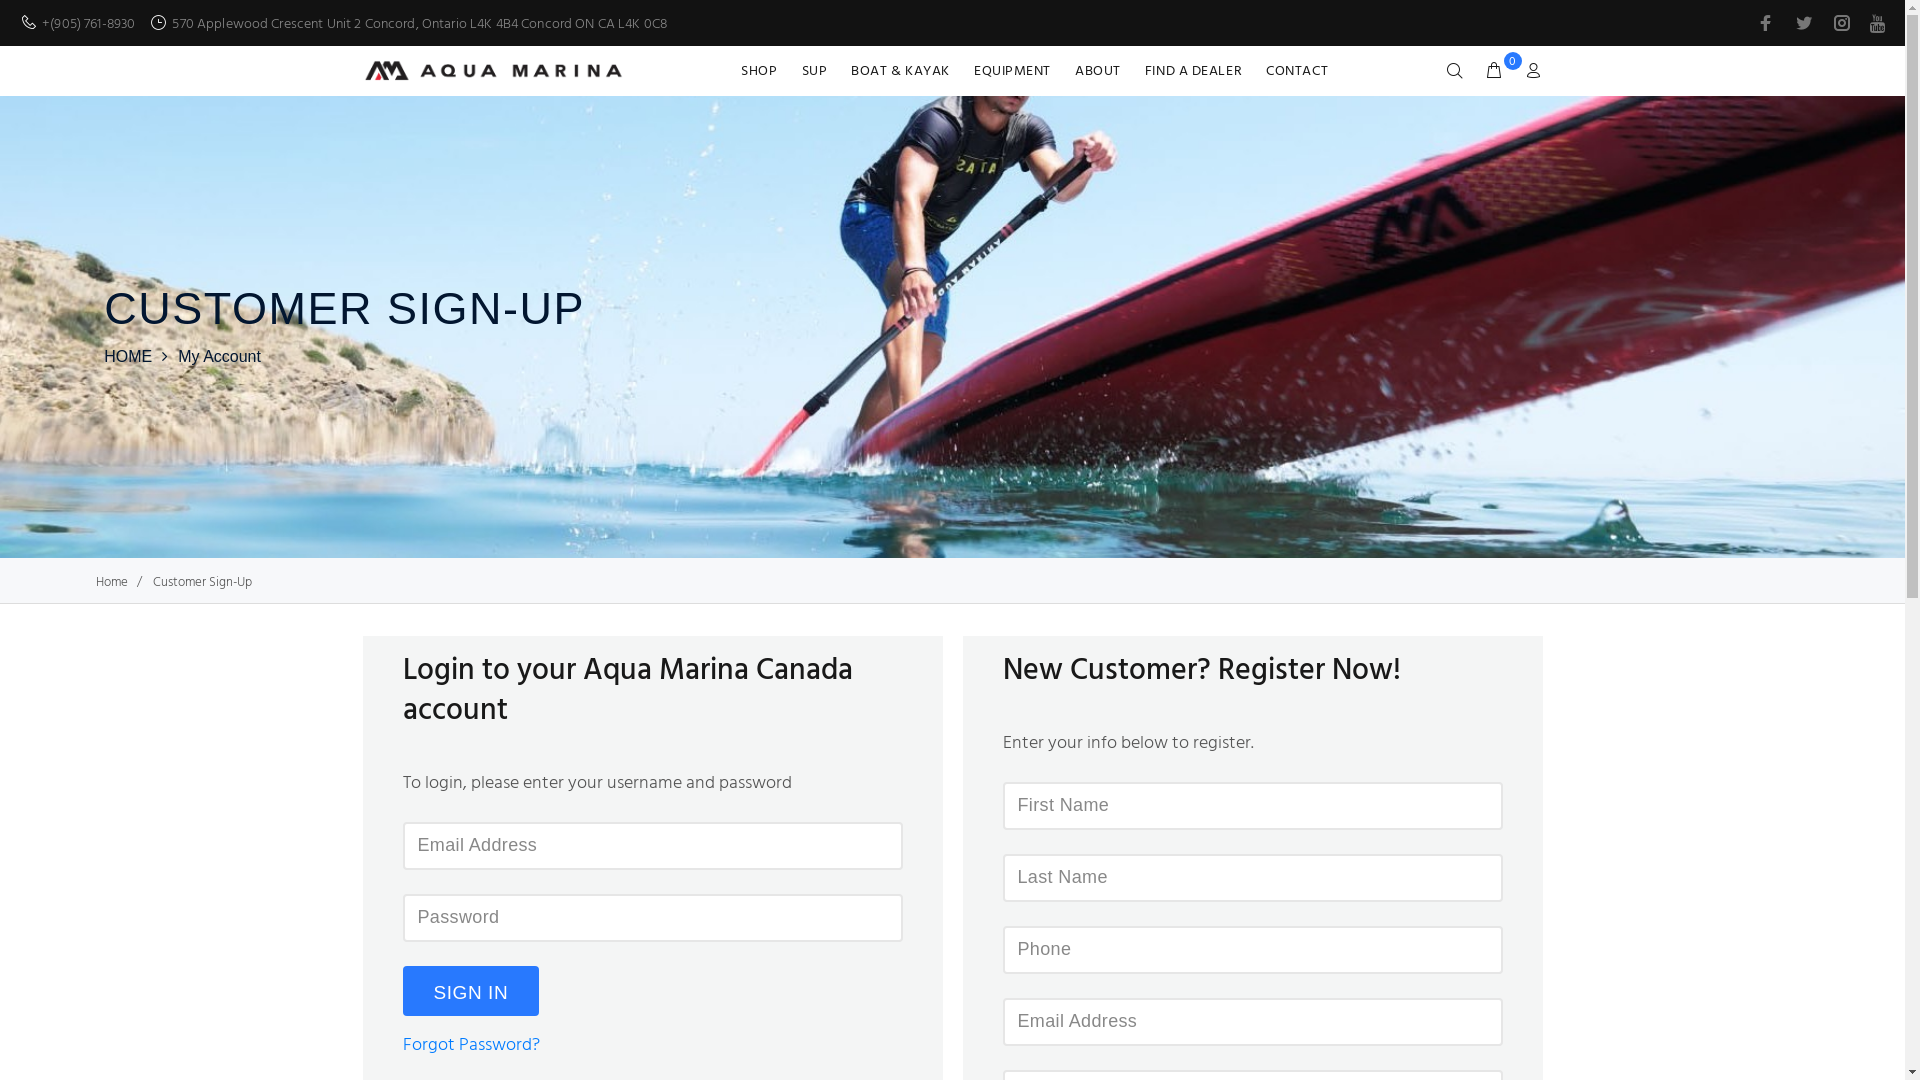 The image size is (1920, 1080). What do you see at coordinates (469, 1044) in the screenshot?
I see `'Forgot Password?'` at bounding box center [469, 1044].